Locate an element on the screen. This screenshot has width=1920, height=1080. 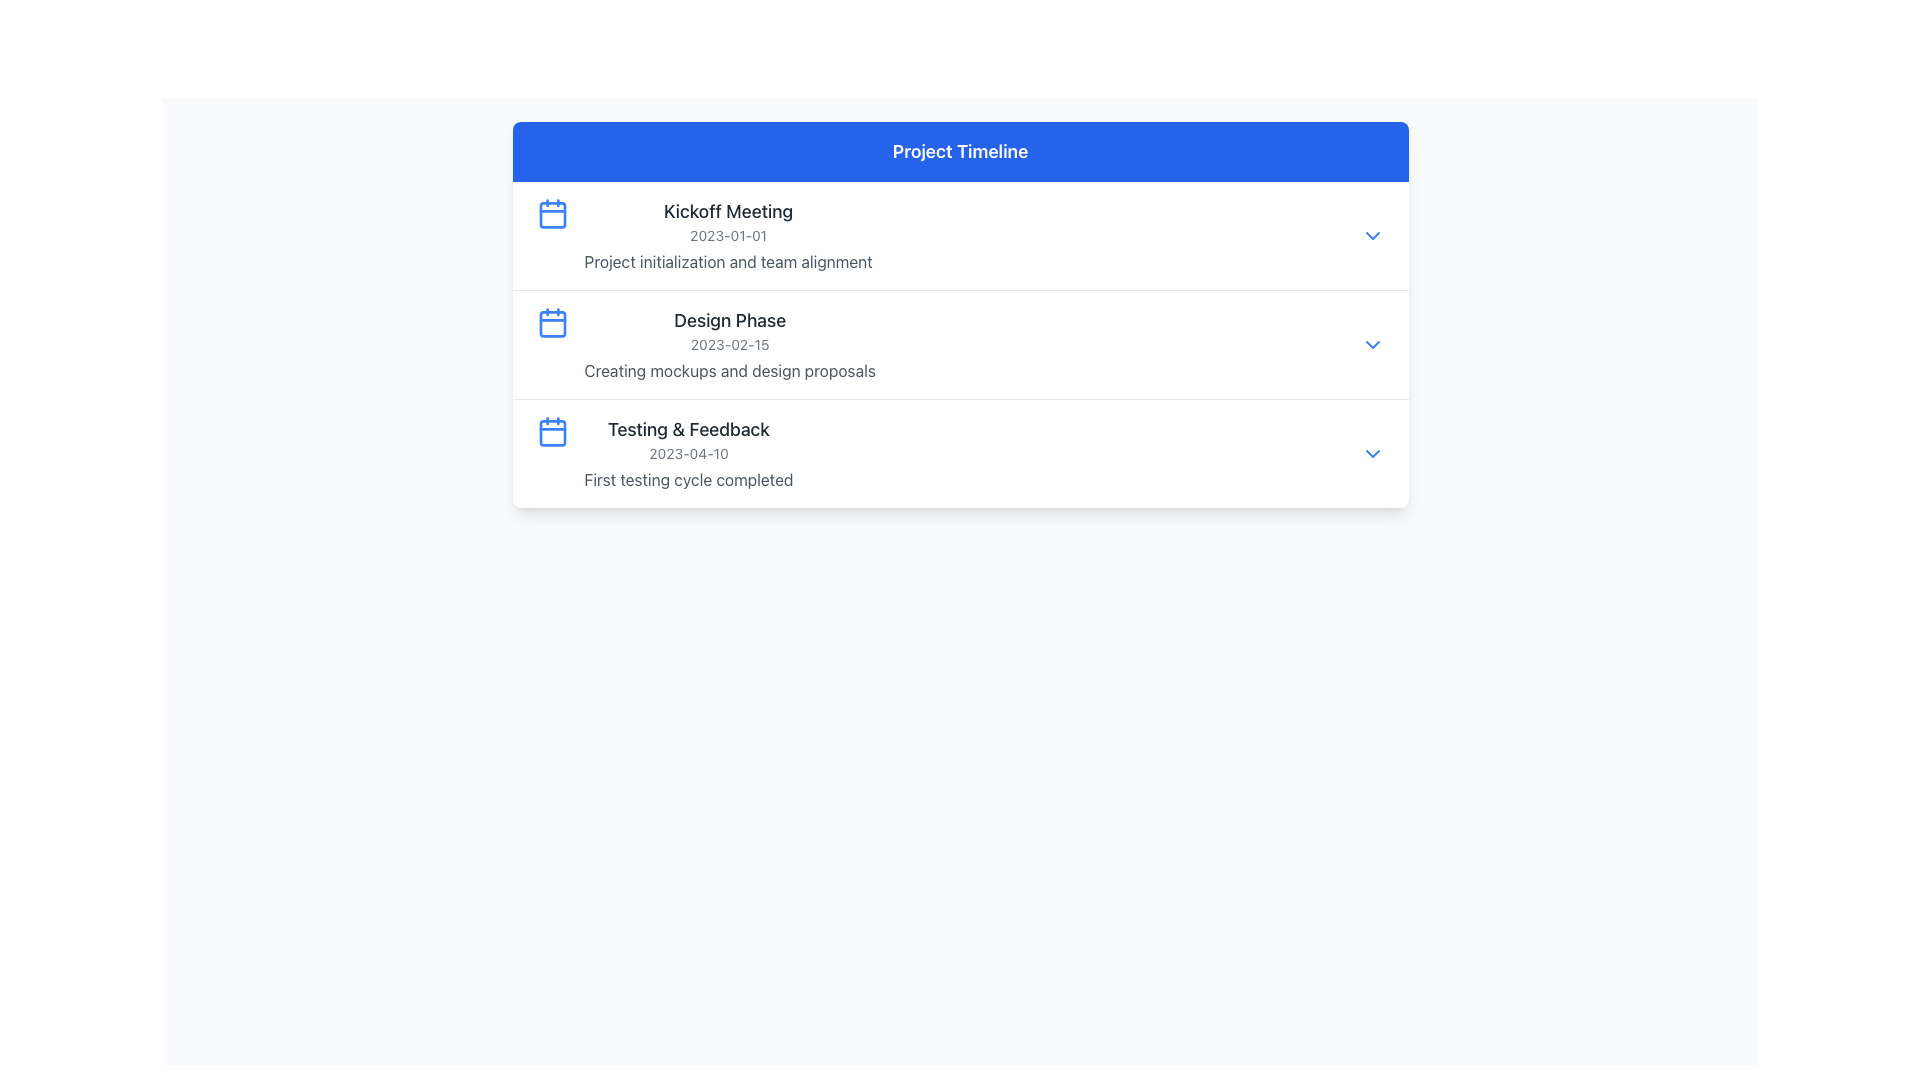
the 'Testing & Feedback' textual display is located at coordinates (689, 454).